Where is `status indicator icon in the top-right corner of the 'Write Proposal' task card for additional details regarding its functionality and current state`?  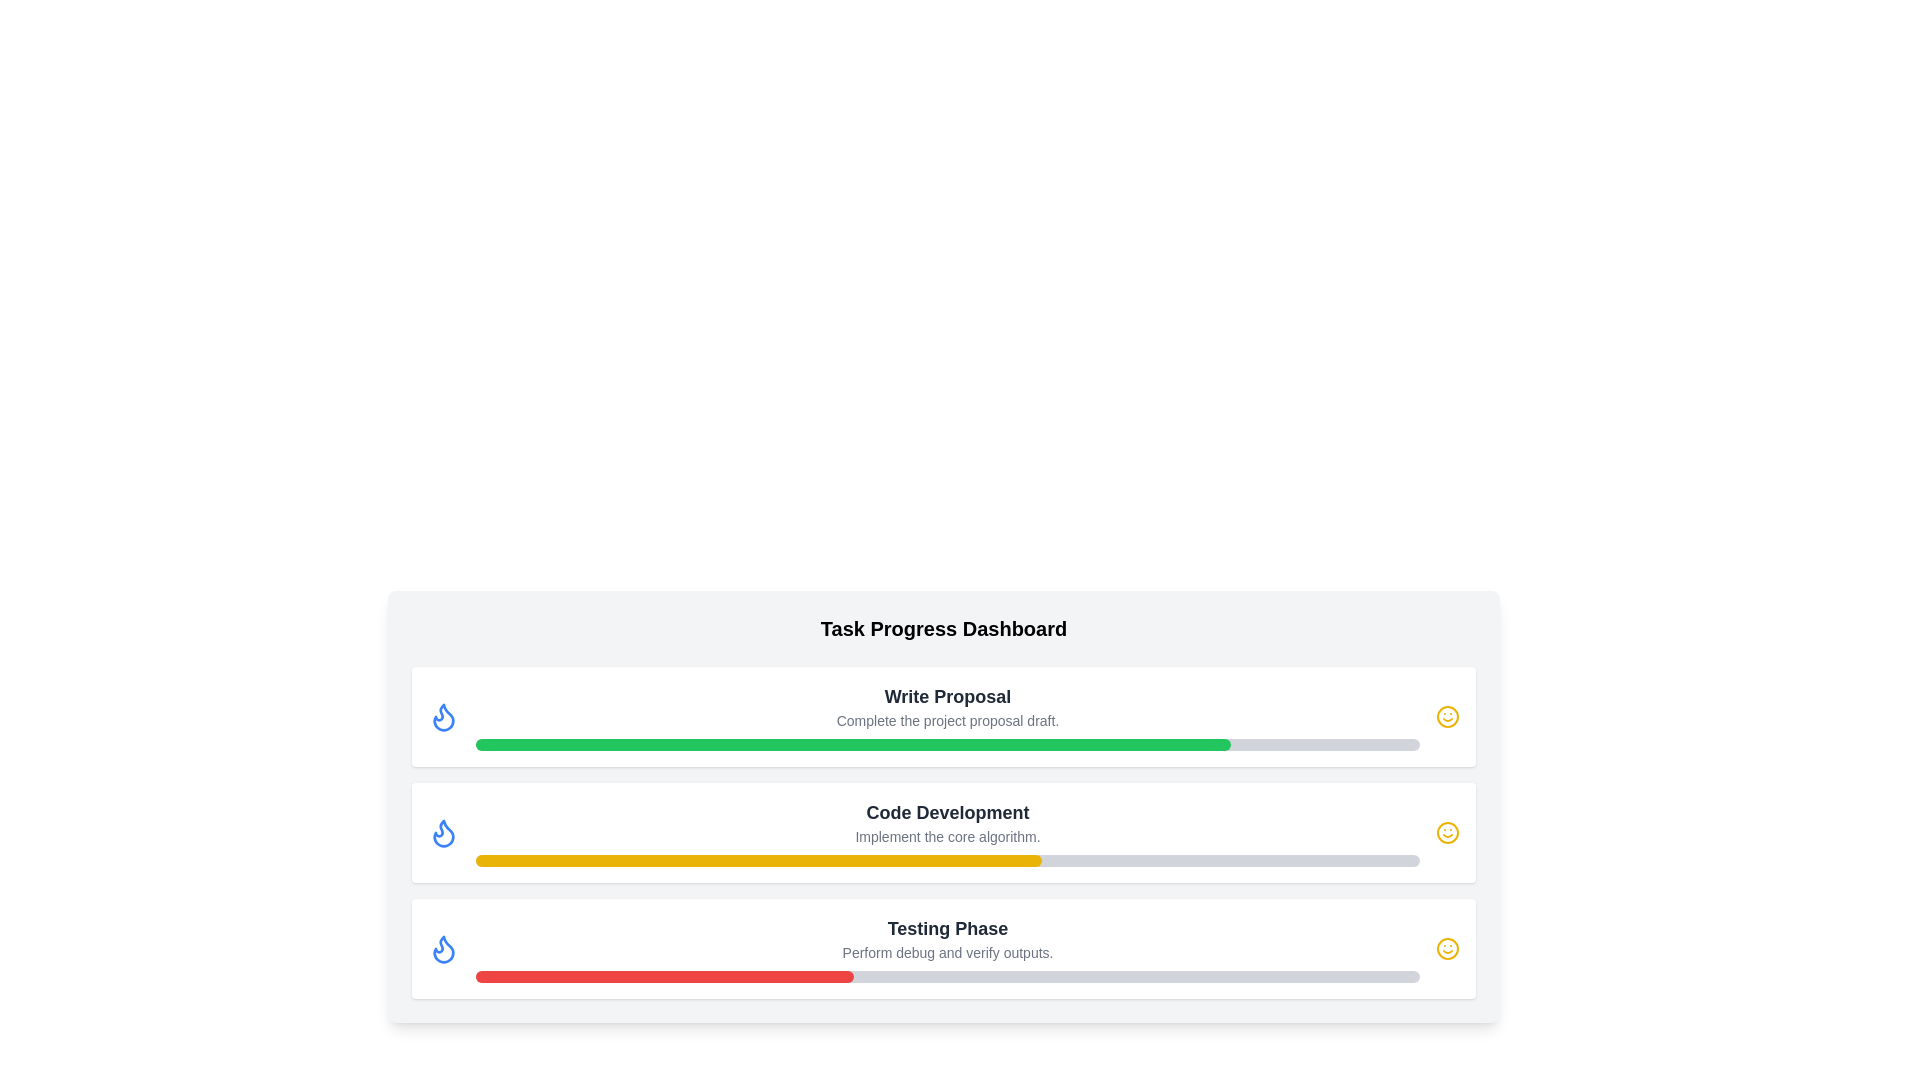 status indicator icon in the top-right corner of the 'Write Proposal' task card for additional details regarding its functionality and current state is located at coordinates (1448, 716).